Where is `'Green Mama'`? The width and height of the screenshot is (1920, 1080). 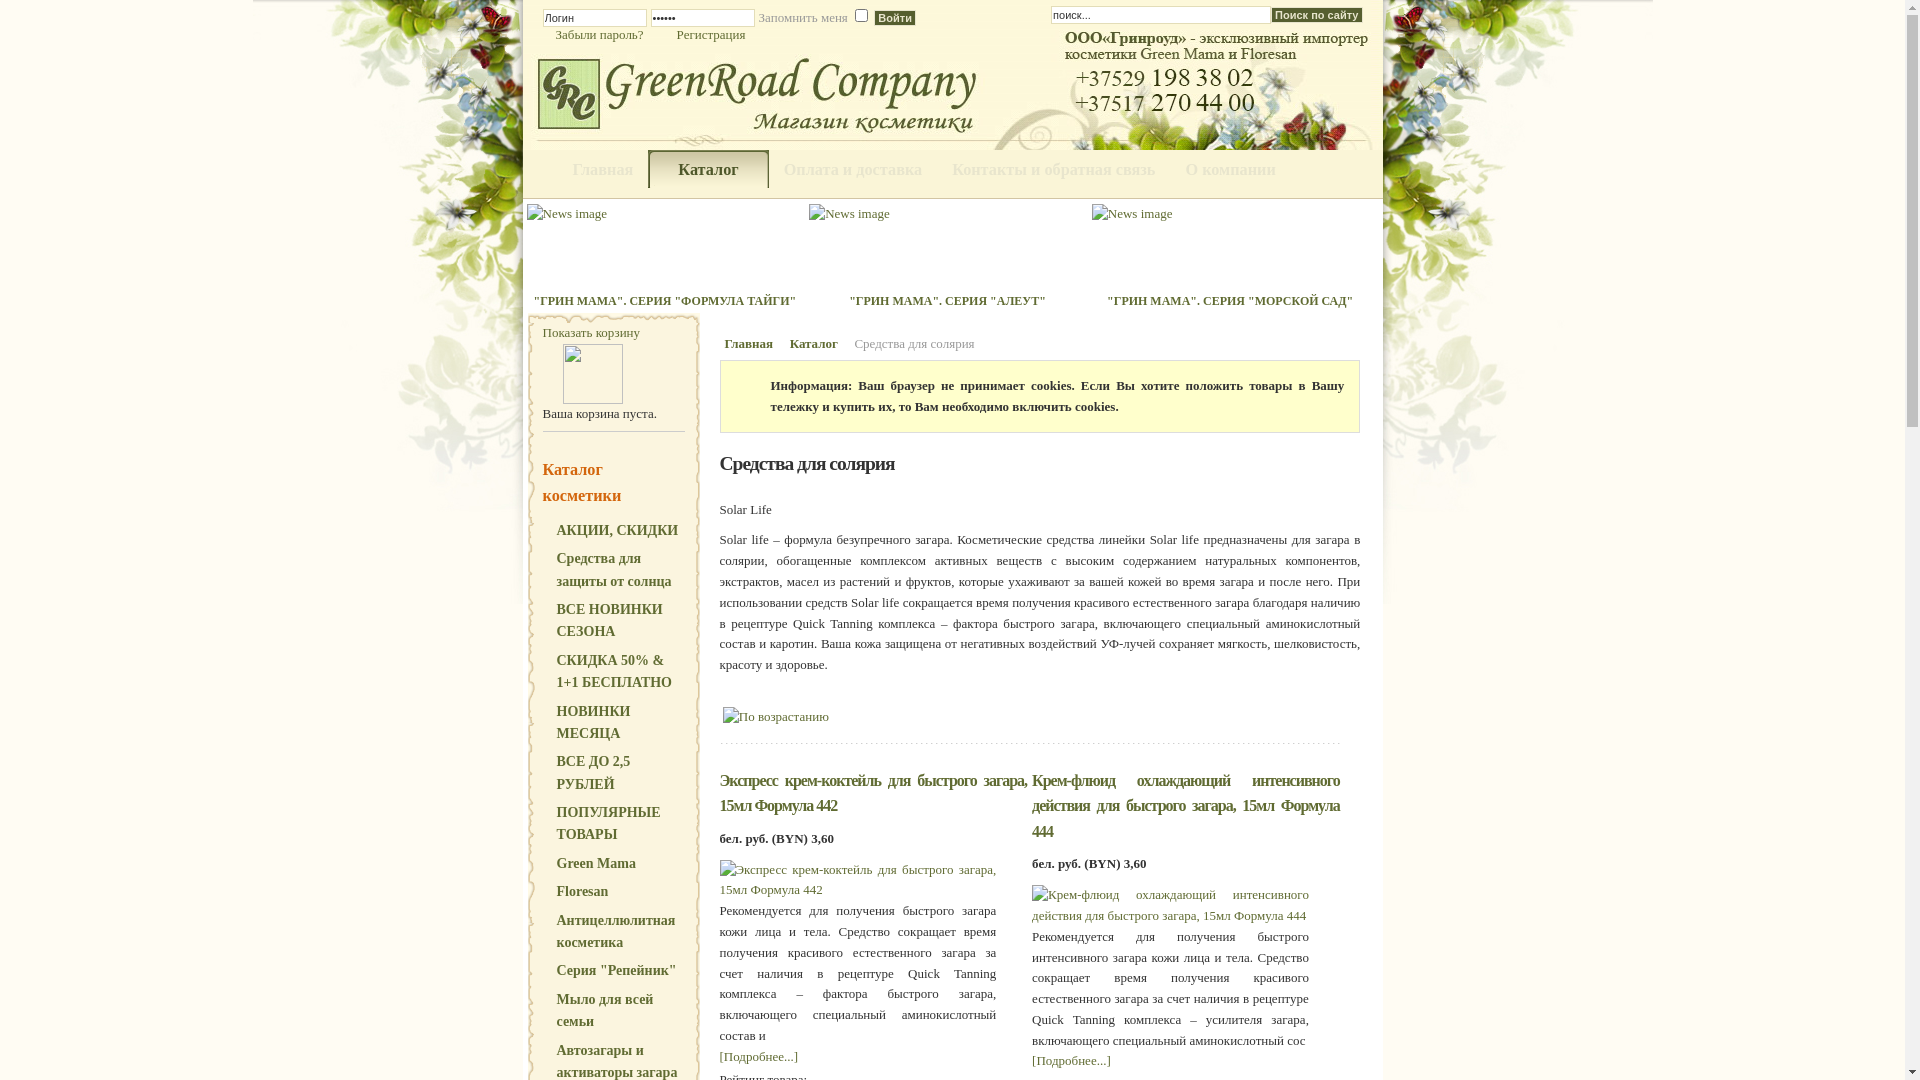 'Green Mama' is located at coordinates (614, 863).